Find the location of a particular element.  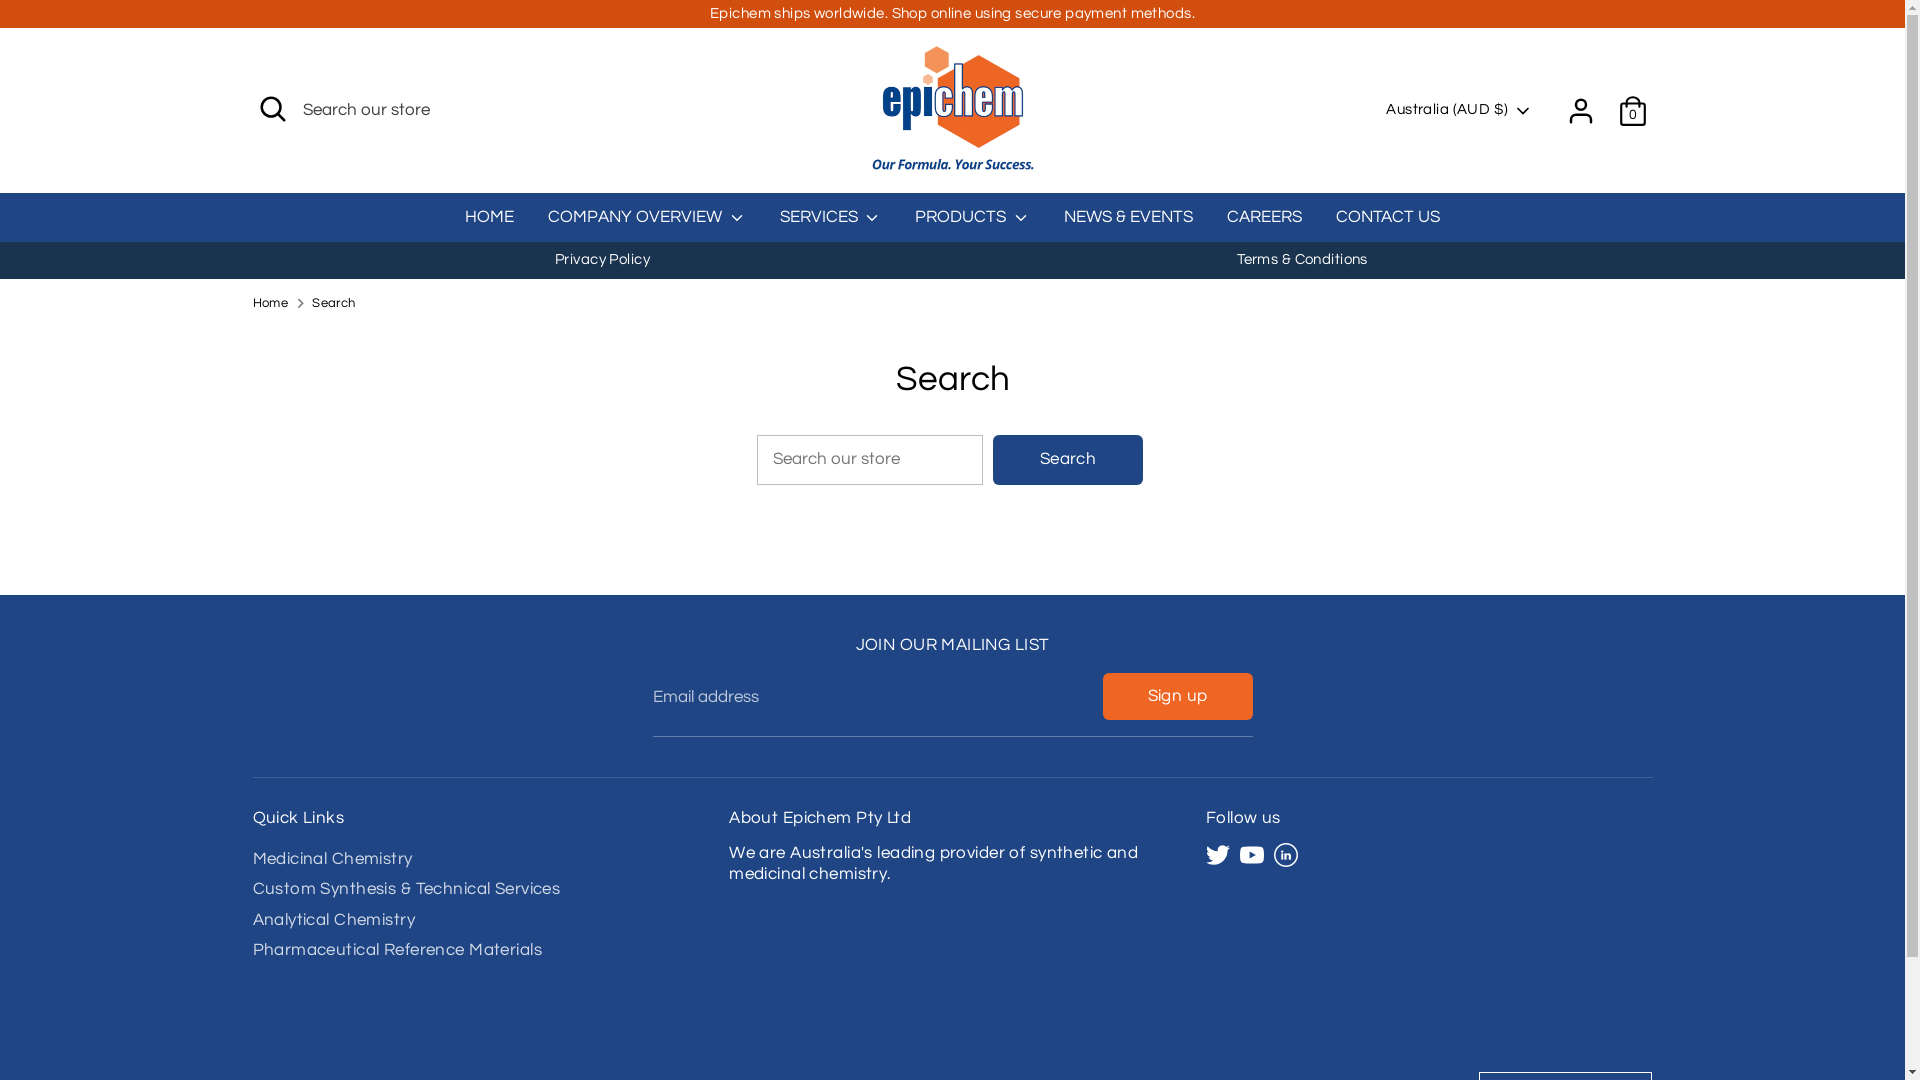

'Analytical Chemistry' is located at coordinates (333, 920).